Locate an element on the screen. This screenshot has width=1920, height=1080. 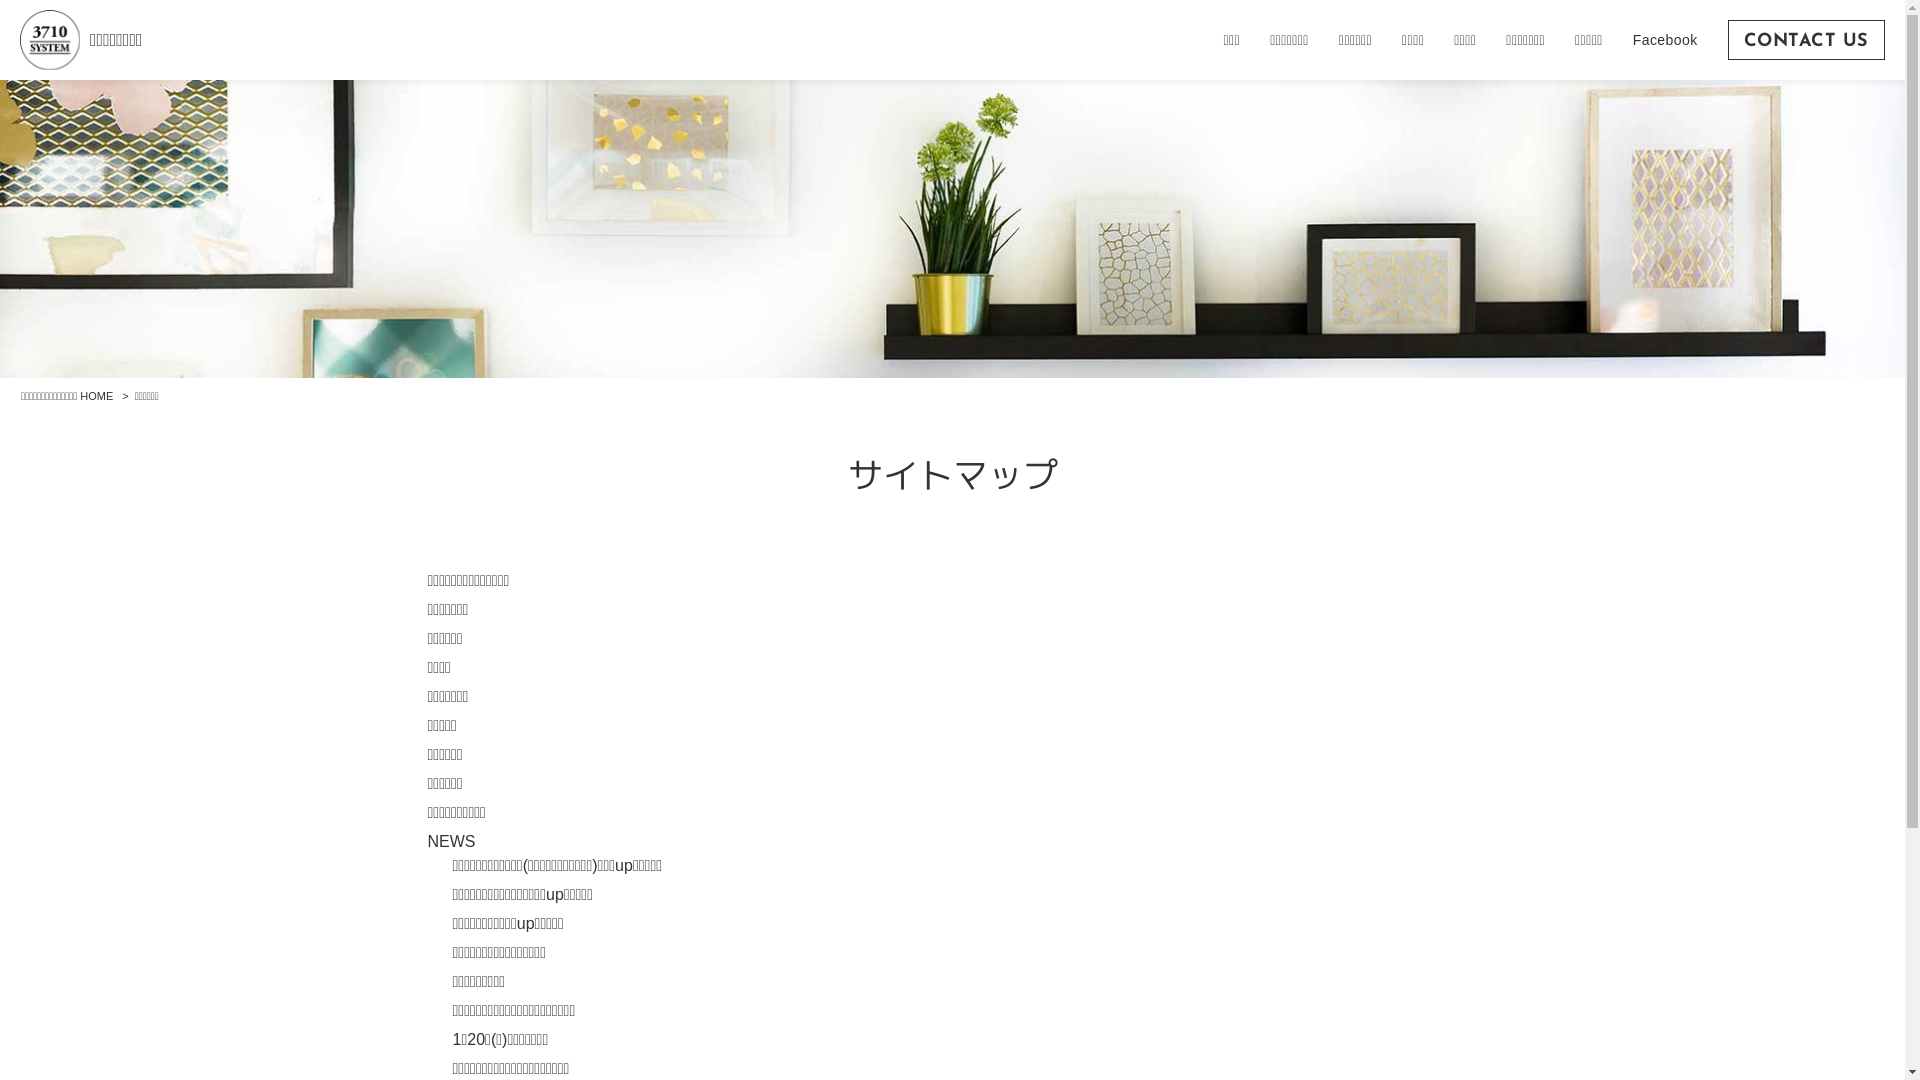
'Facebook' is located at coordinates (1665, 39).